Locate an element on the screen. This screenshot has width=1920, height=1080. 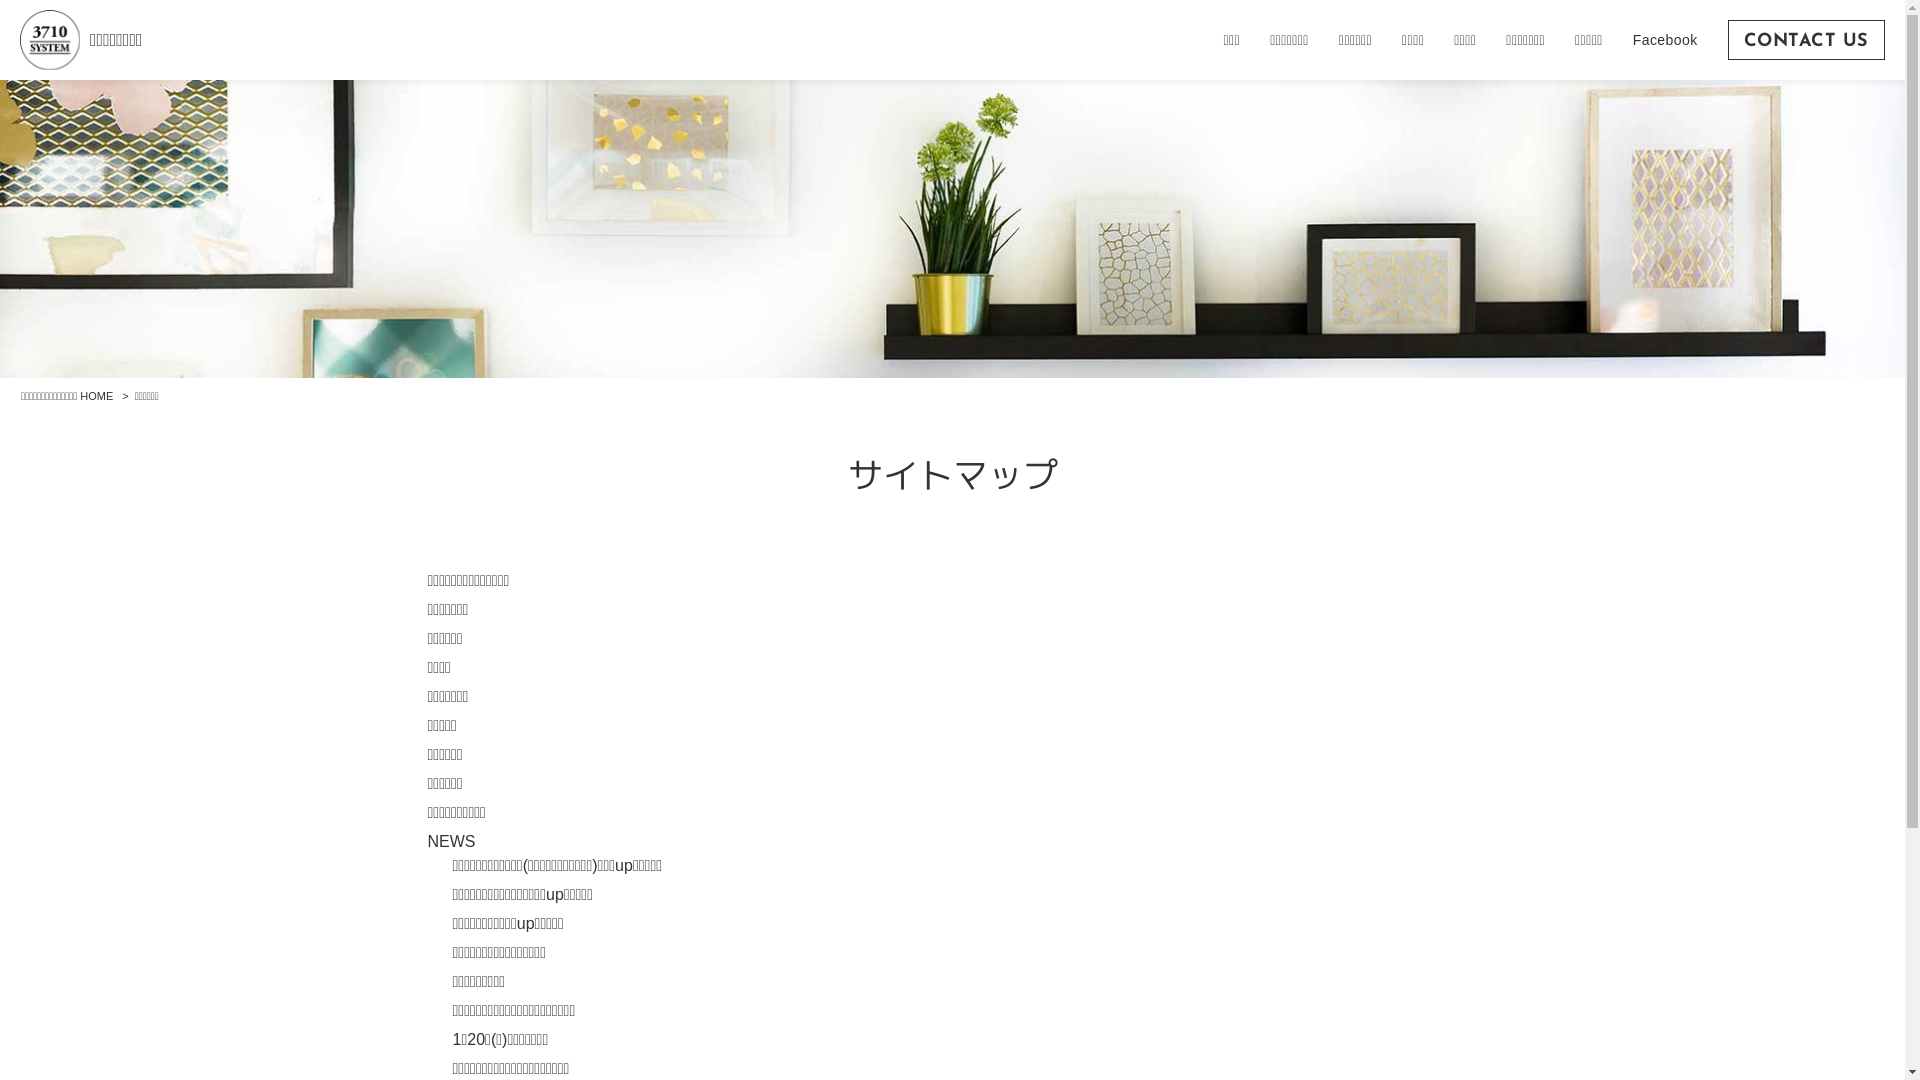
'Facebook' is located at coordinates (1665, 39).